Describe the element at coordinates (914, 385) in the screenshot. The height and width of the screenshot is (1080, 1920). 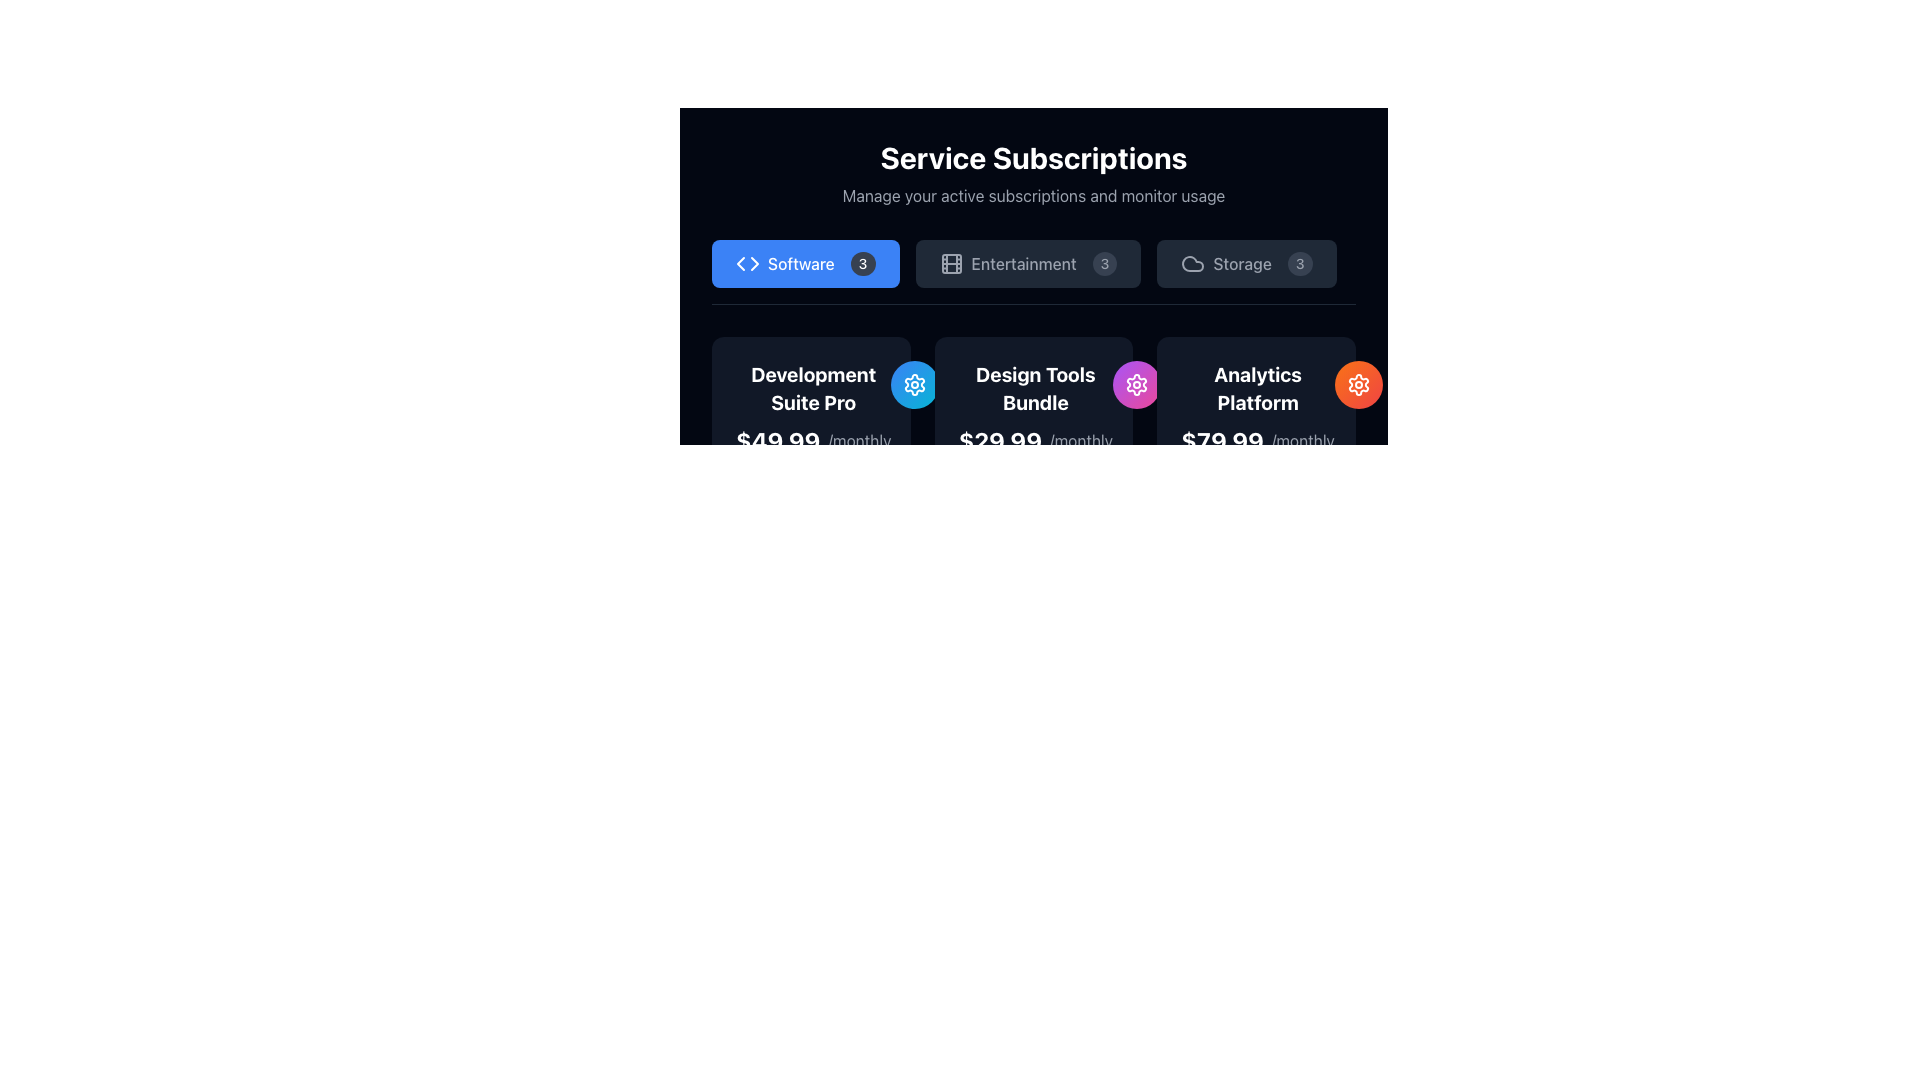
I see `the settings or gear icon located in the second card of the first row under the 'Service Subscriptions' section` at that location.